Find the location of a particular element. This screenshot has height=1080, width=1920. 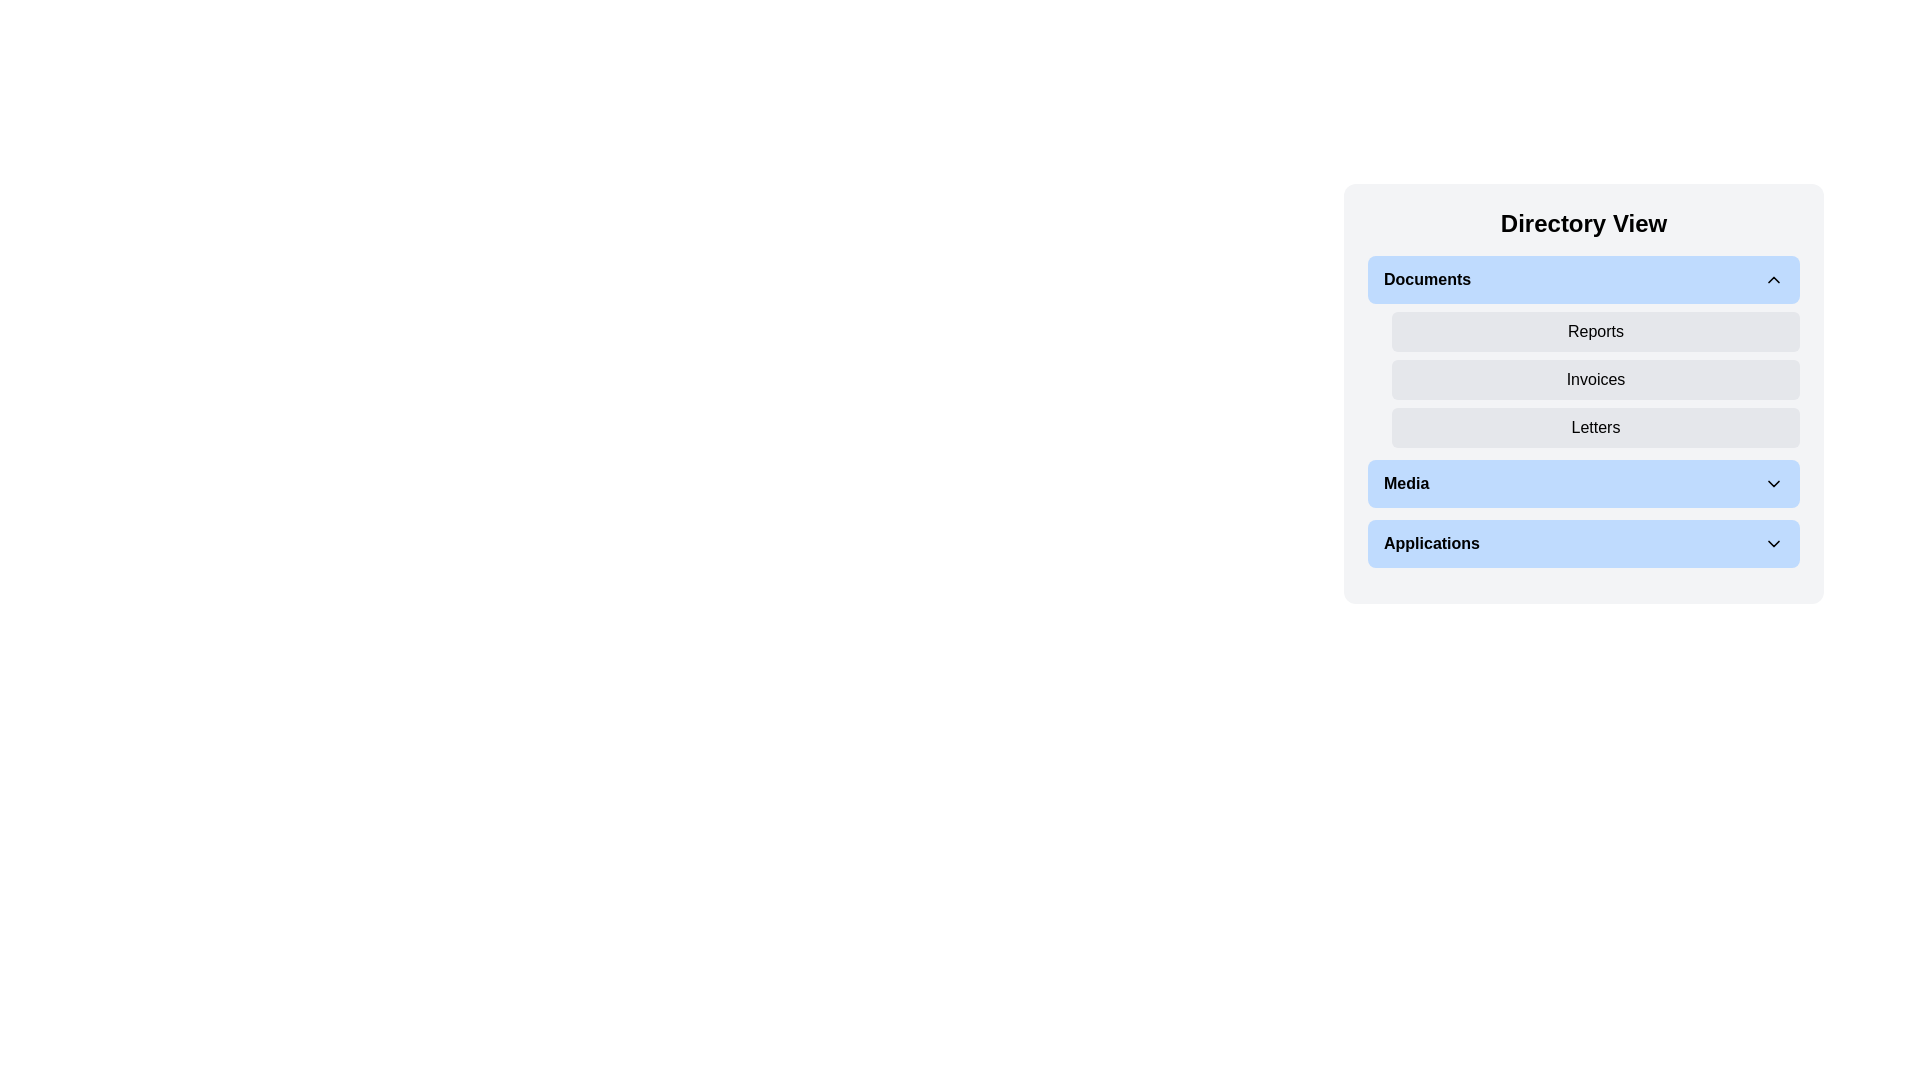

the 'Invoices' button, which is styled with a light gray background and is is located at coordinates (1583, 393).